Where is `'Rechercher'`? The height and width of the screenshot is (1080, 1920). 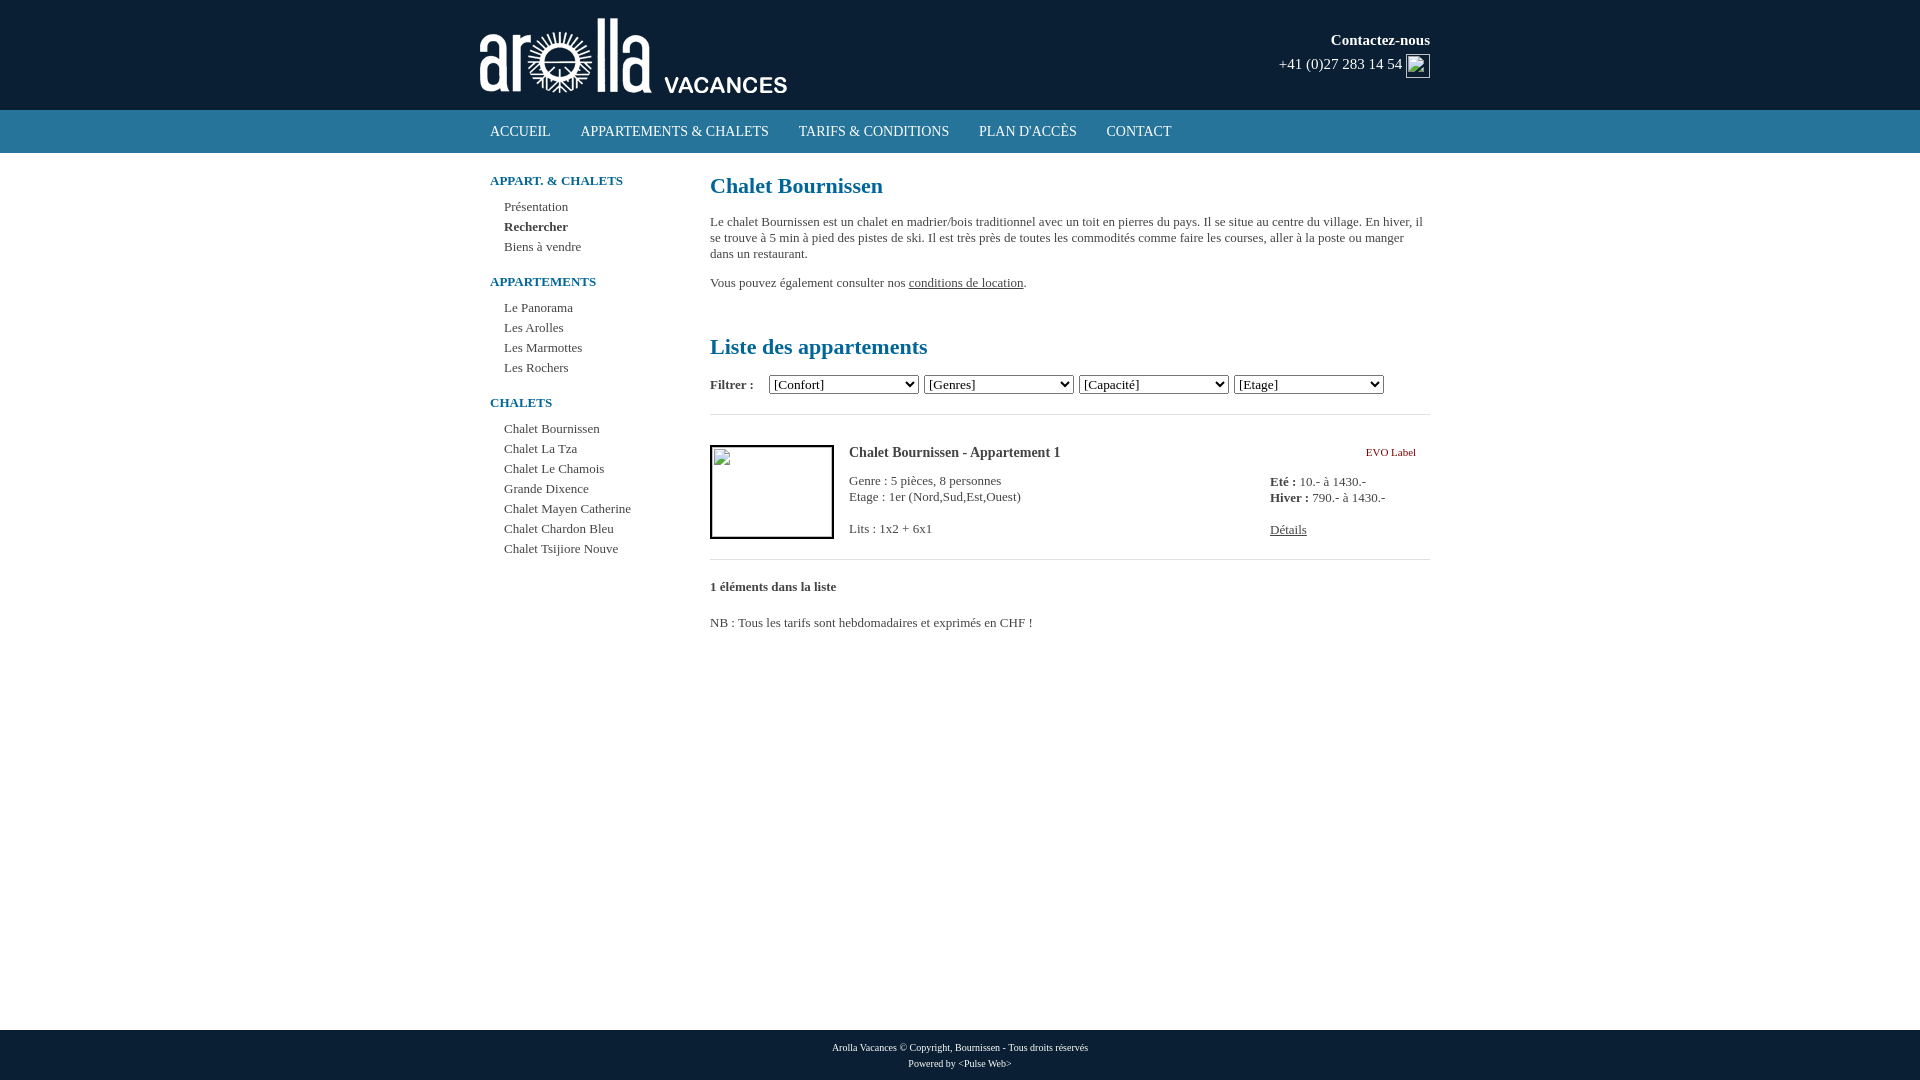
'Rechercher' is located at coordinates (536, 225).